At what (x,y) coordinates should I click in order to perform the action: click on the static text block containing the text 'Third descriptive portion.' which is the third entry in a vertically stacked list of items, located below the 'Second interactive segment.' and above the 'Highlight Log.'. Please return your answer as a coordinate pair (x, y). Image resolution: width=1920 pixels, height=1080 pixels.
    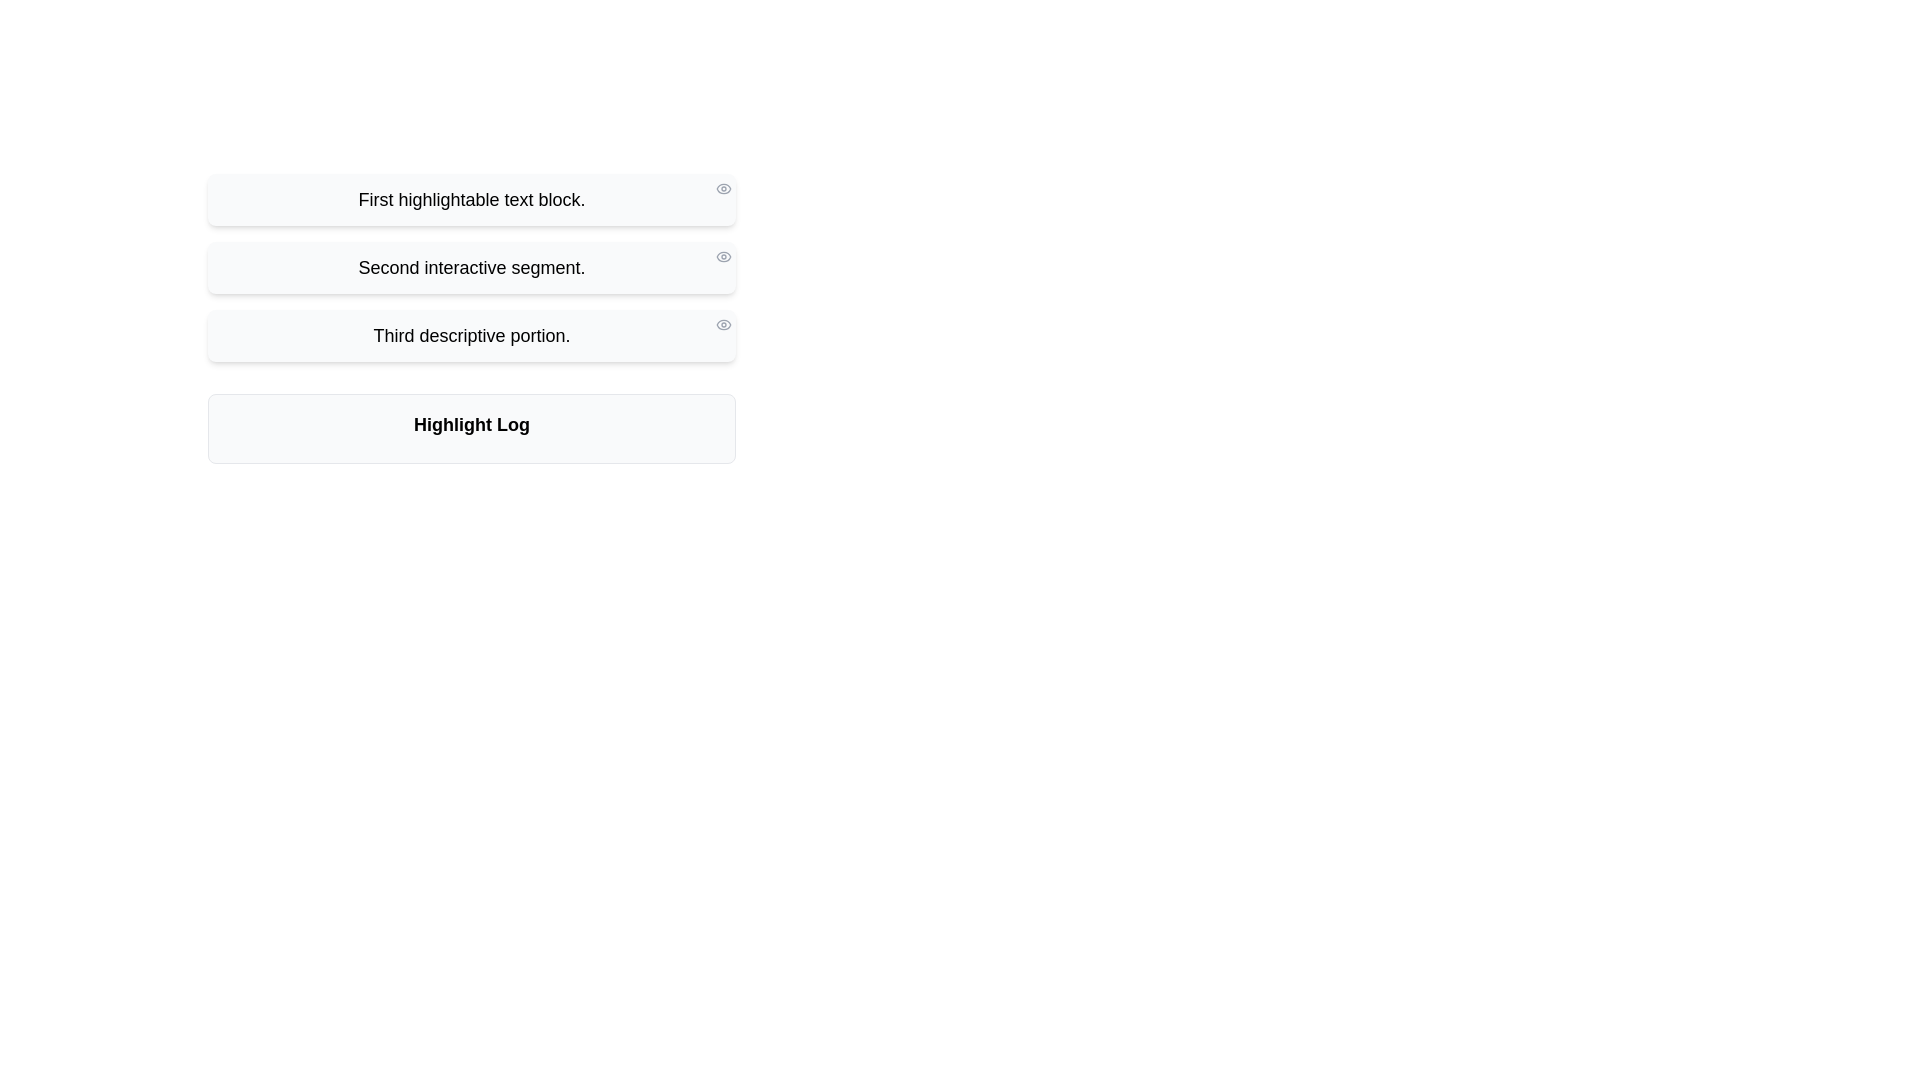
    Looking at the image, I should click on (470, 334).